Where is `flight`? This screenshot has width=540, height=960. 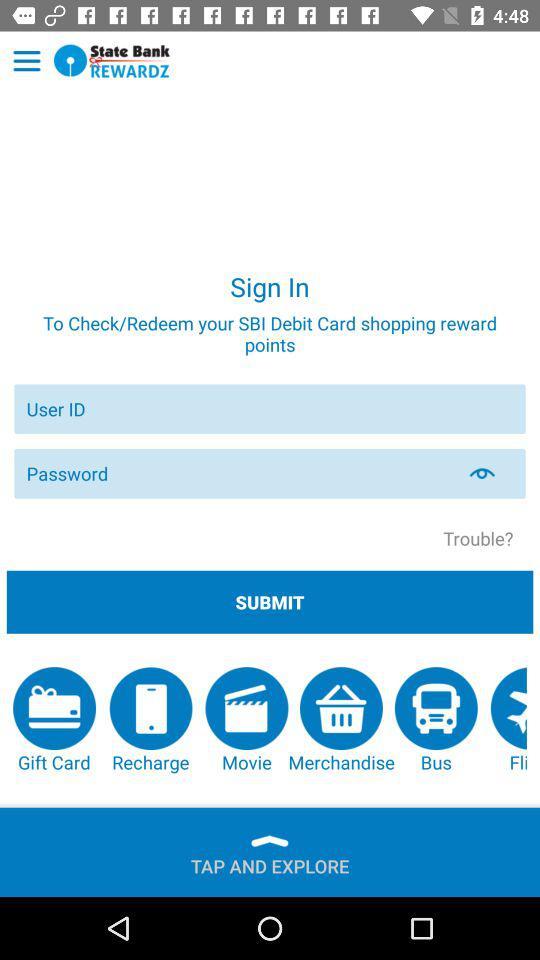
flight is located at coordinates (508, 720).